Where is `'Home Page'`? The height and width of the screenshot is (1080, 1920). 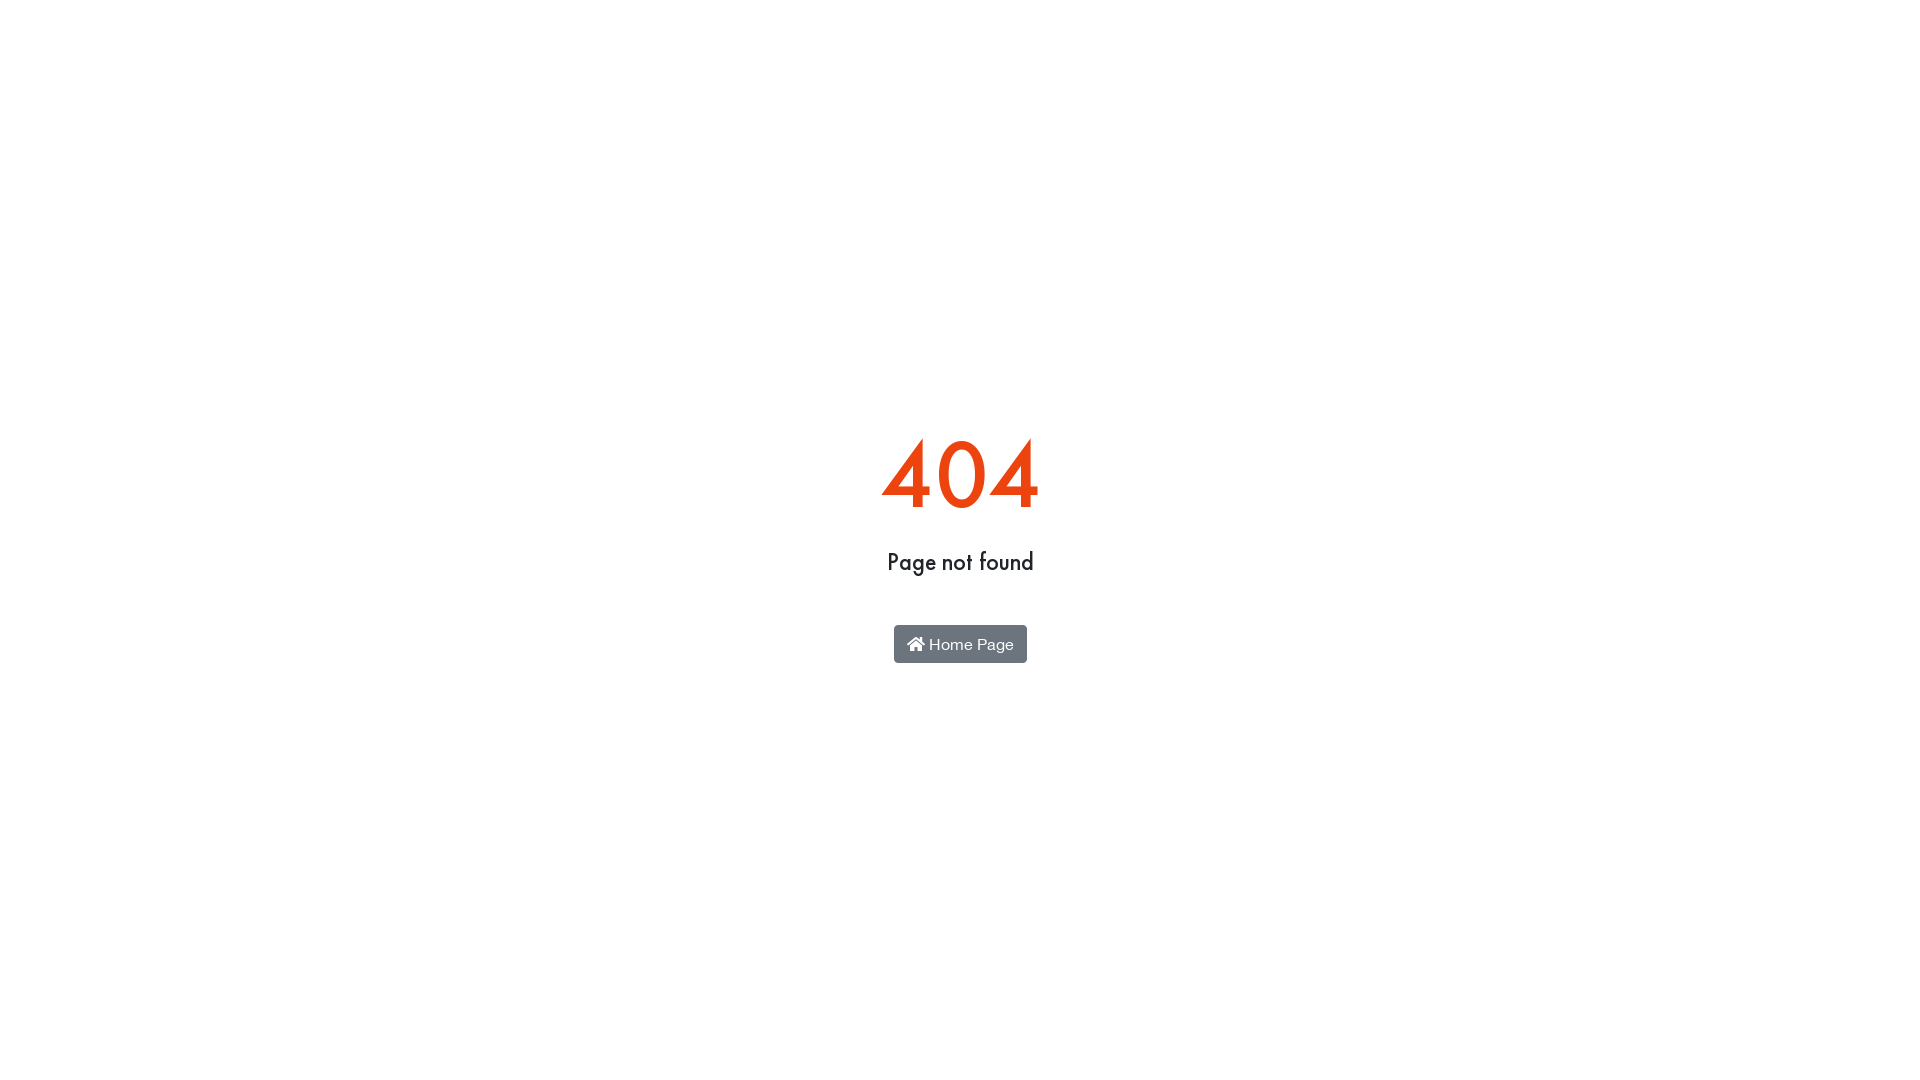 'Home Page' is located at coordinates (960, 644).